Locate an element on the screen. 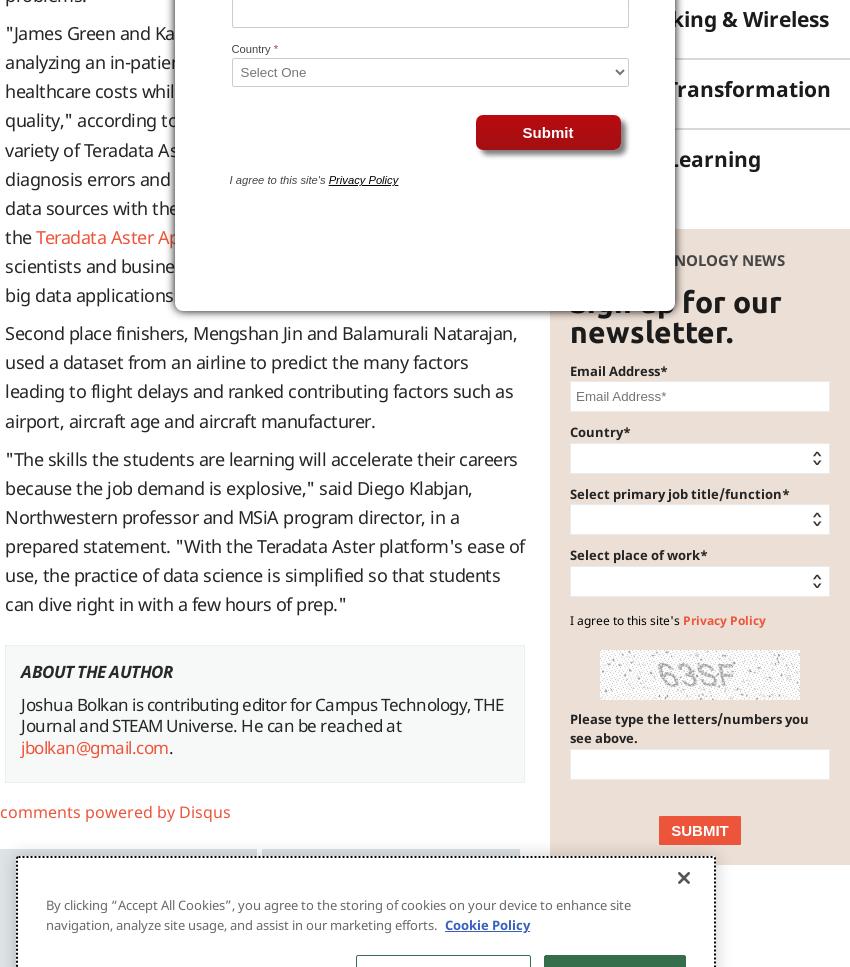 The height and width of the screenshot is (967, 850). '"The skills the students are learning will accelerate  their careers because the job demand is explosive," said Diego Klabjan,  Northwestern professor and MSiA program director, in a prepared statement.  "With the Teradata Aster platform's ease of use, the practice of data  science is simplified so that students can dive right in with a few hours of  prep."' is located at coordinates (263, 530).